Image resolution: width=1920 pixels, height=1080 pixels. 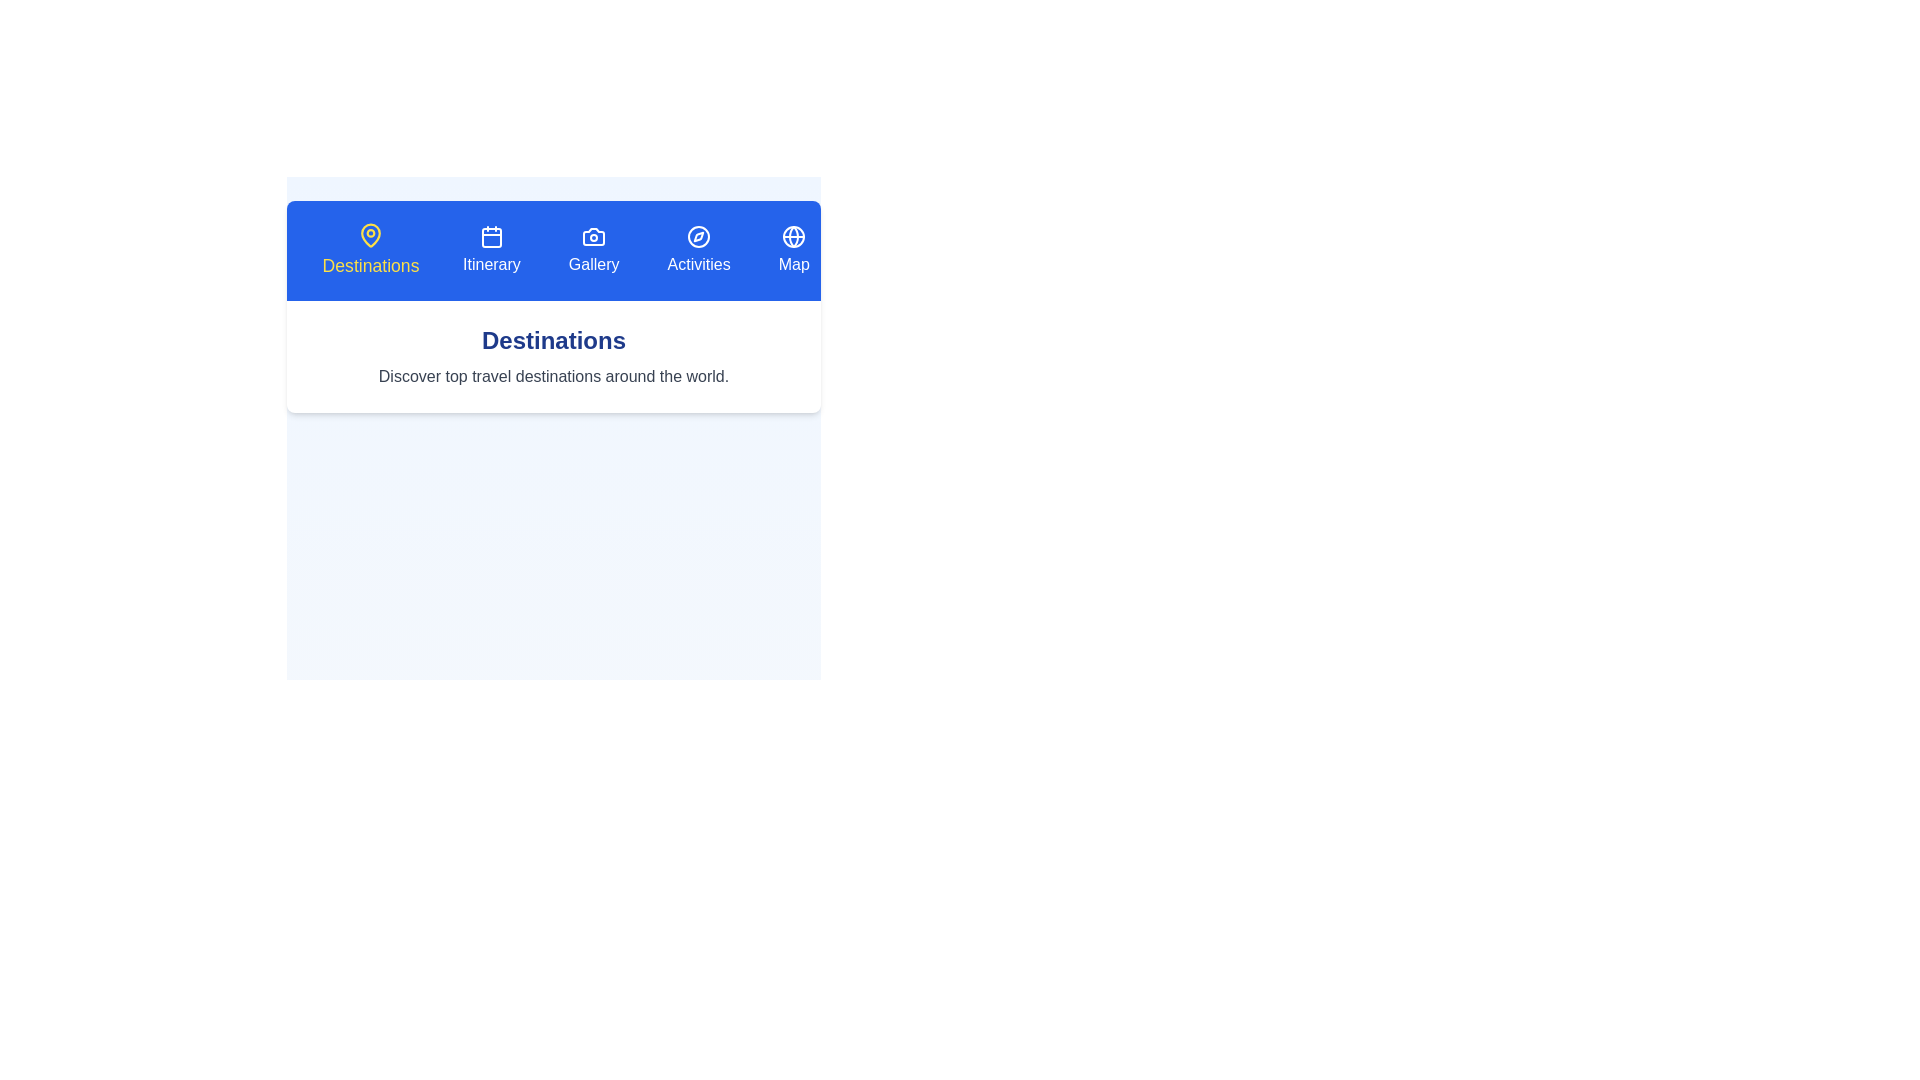 I want to click on the SVG icon representing the 'Destinations' feature located in the section header before the text 'Destinations', so click(x=370, y=234).